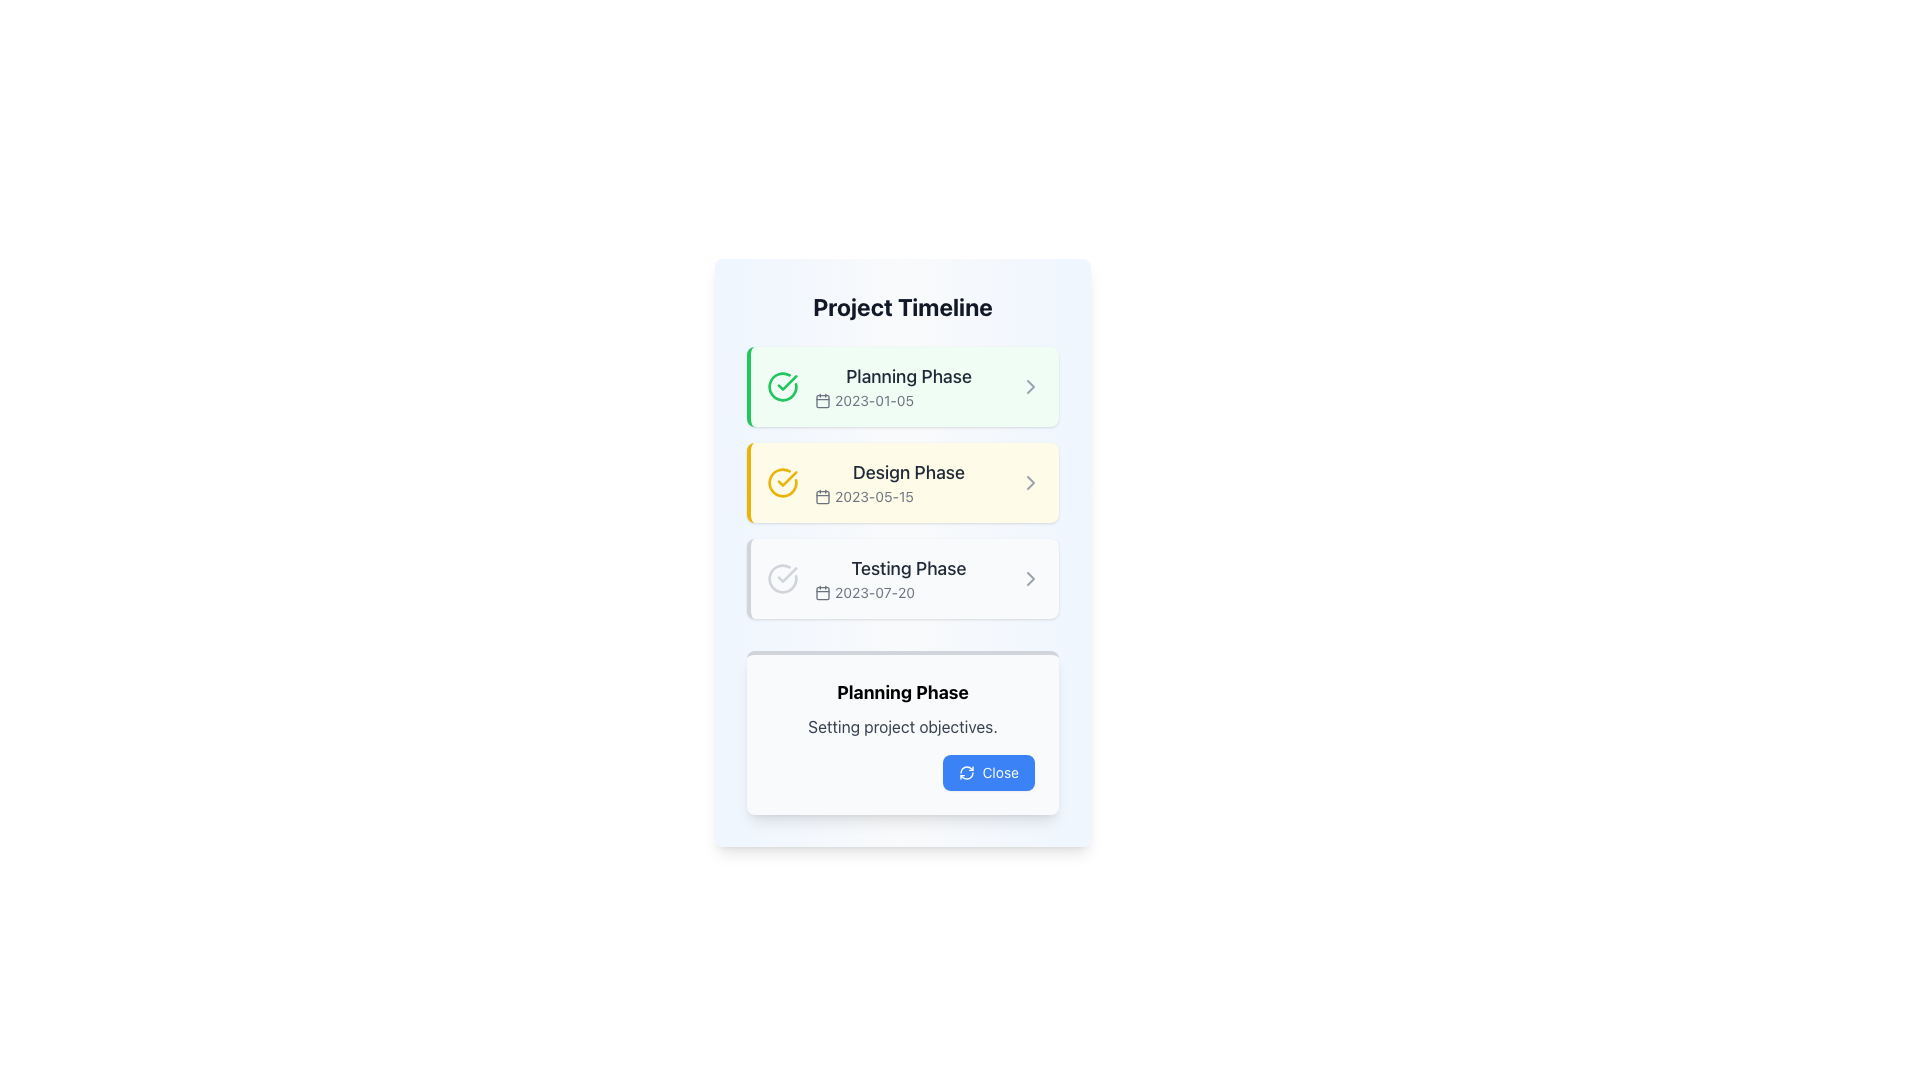  Describe the element at coordinates (781, 482) in the screenshot. I see `status indicator icon for the 'Design Phase' entry, which is located in the leftmost portion of the second row of the list item group` at that location.